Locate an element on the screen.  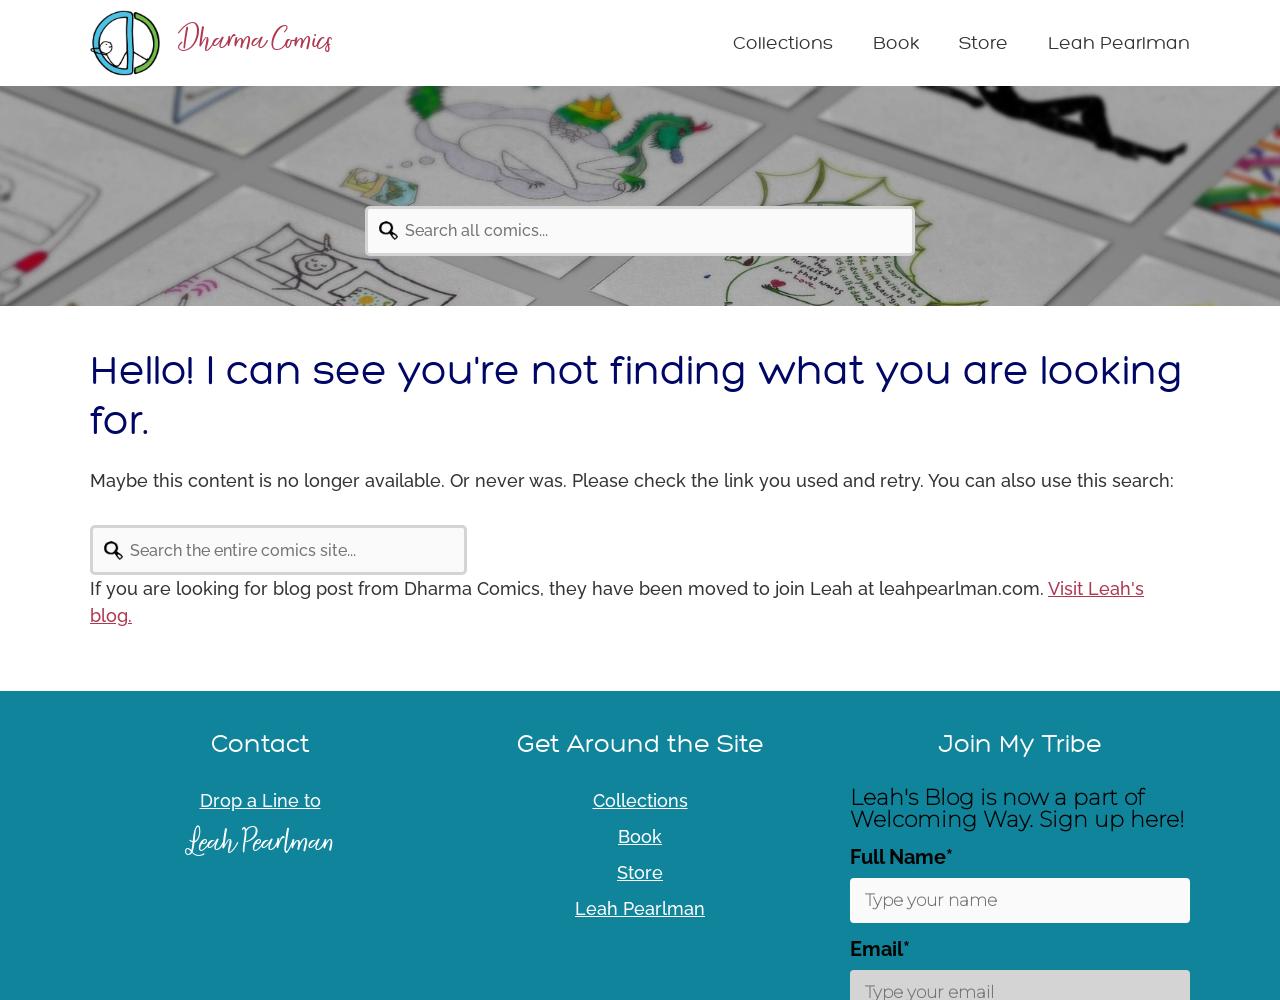
'Join My Tribe' is located at coordinates (936, 742).